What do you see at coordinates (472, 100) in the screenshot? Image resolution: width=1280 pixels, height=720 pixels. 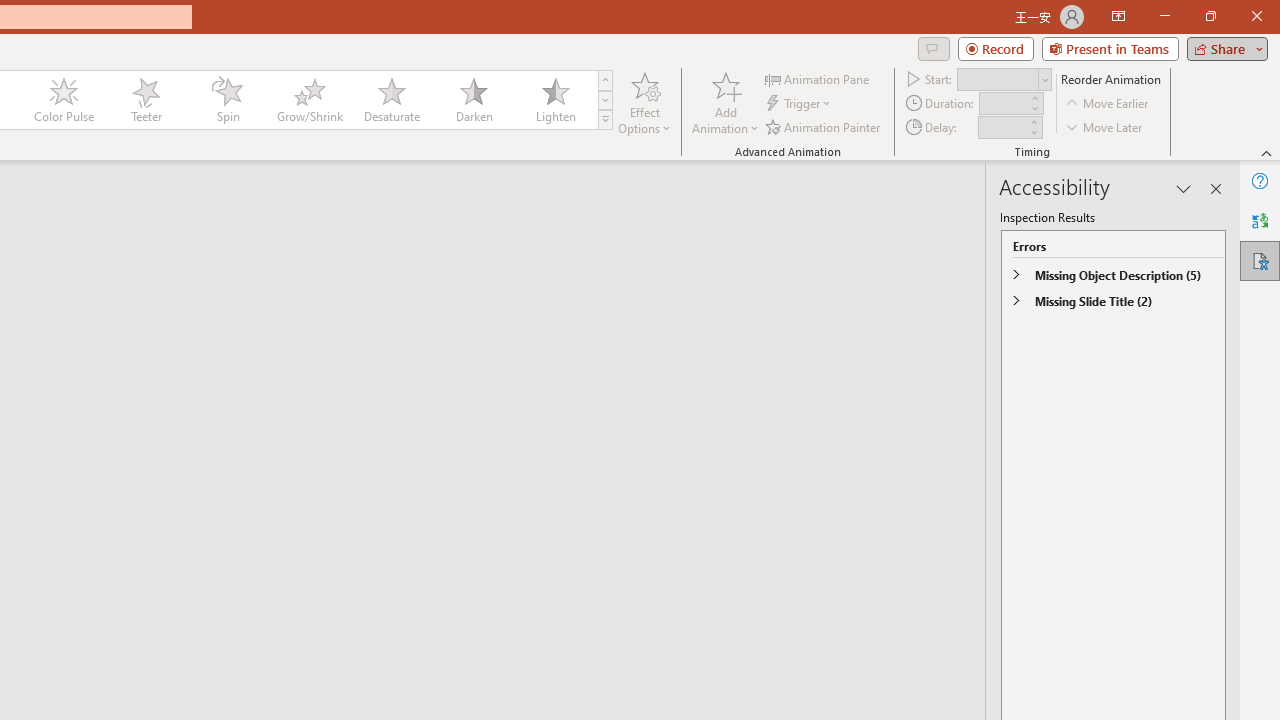 I see `'Darken'` at bounding box center [472, 100].